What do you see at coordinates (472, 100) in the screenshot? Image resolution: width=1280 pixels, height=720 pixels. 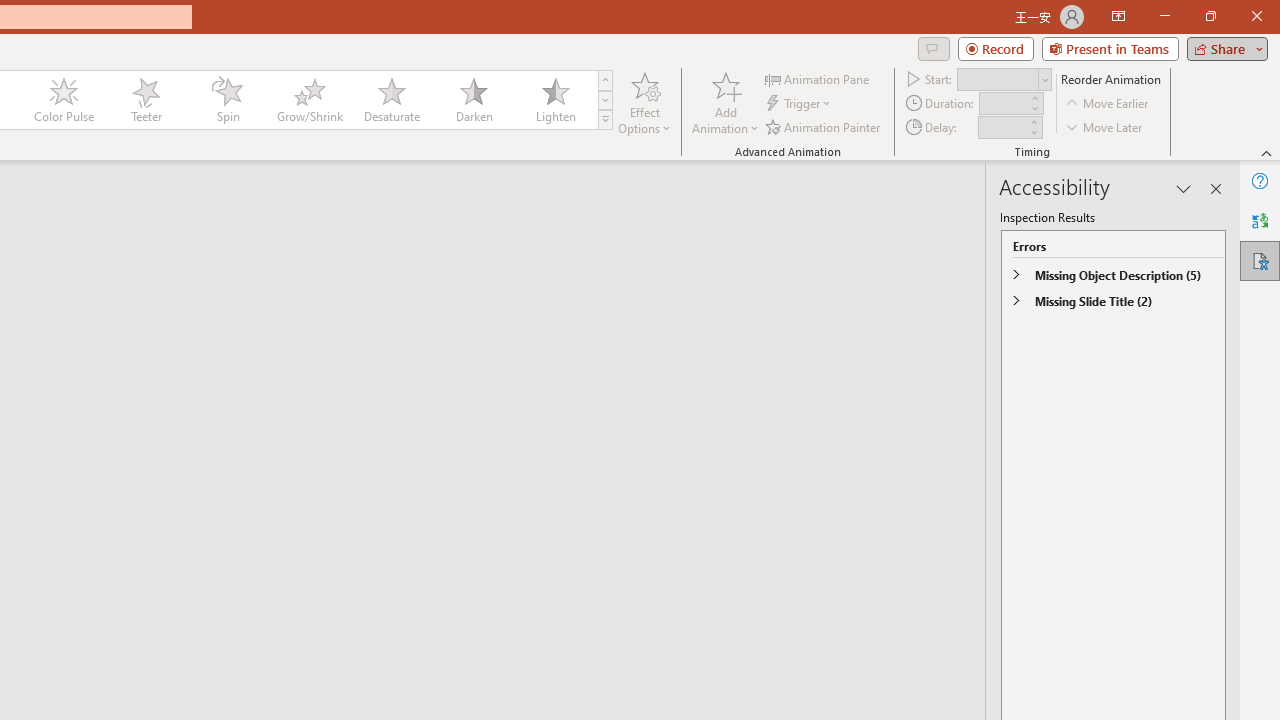 I see `'Darken'` at bounding box center [472, 100].